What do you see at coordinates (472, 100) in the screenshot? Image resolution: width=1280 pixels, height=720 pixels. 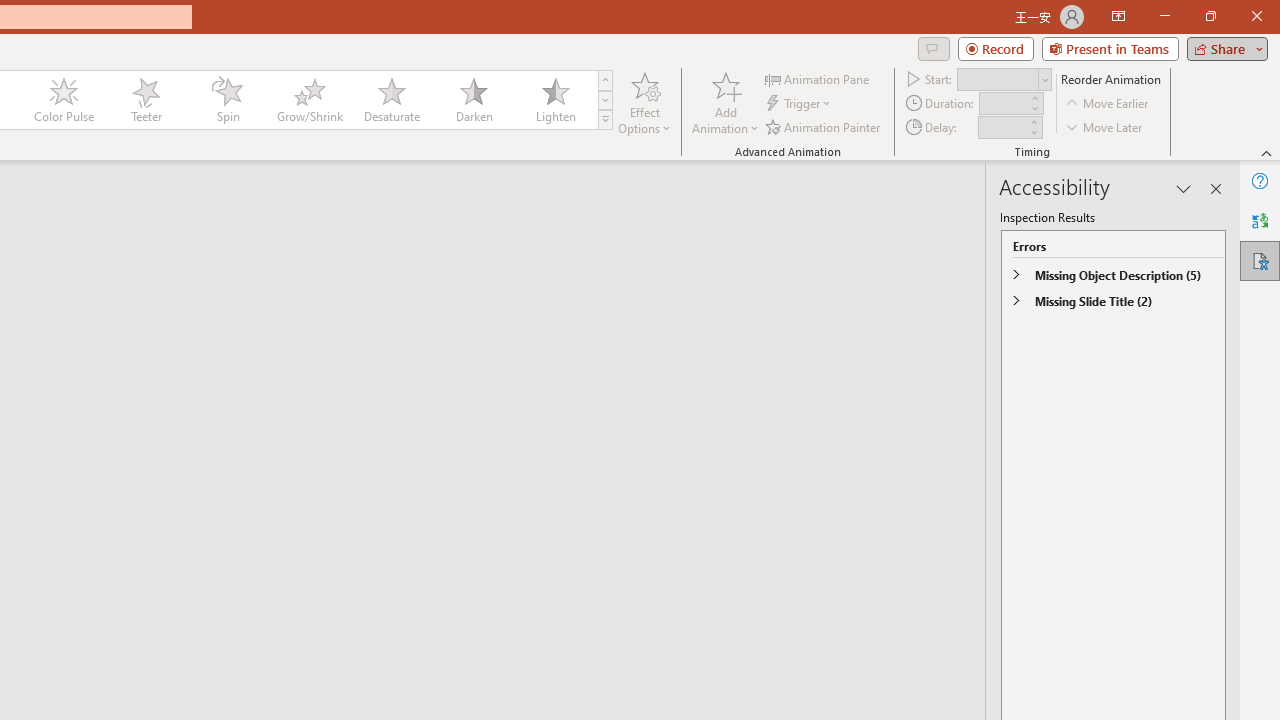 I see `'Darken'` at bounding box center [472, 100].